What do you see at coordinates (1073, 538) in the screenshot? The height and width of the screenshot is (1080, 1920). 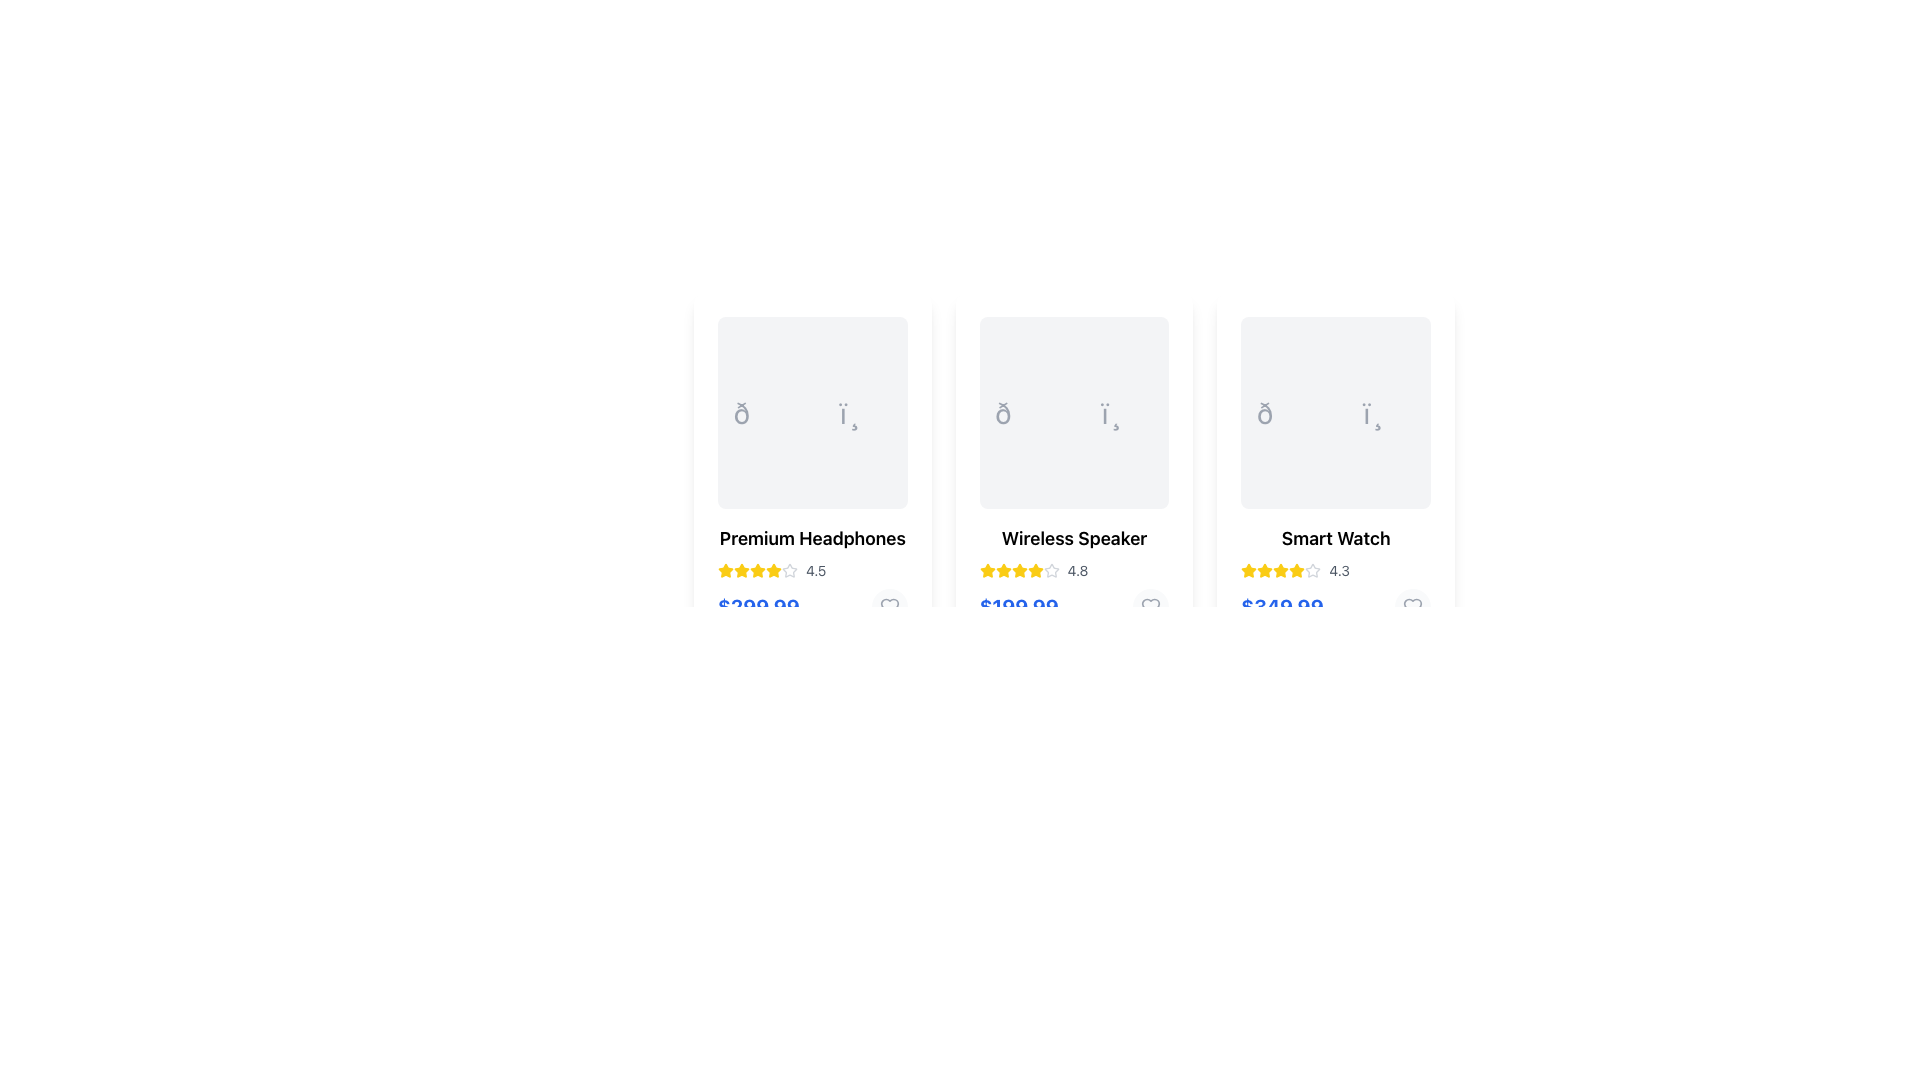 I see `text label located centrally within the second product card, above the star rating and price section` at bounding box center [1073, 538].